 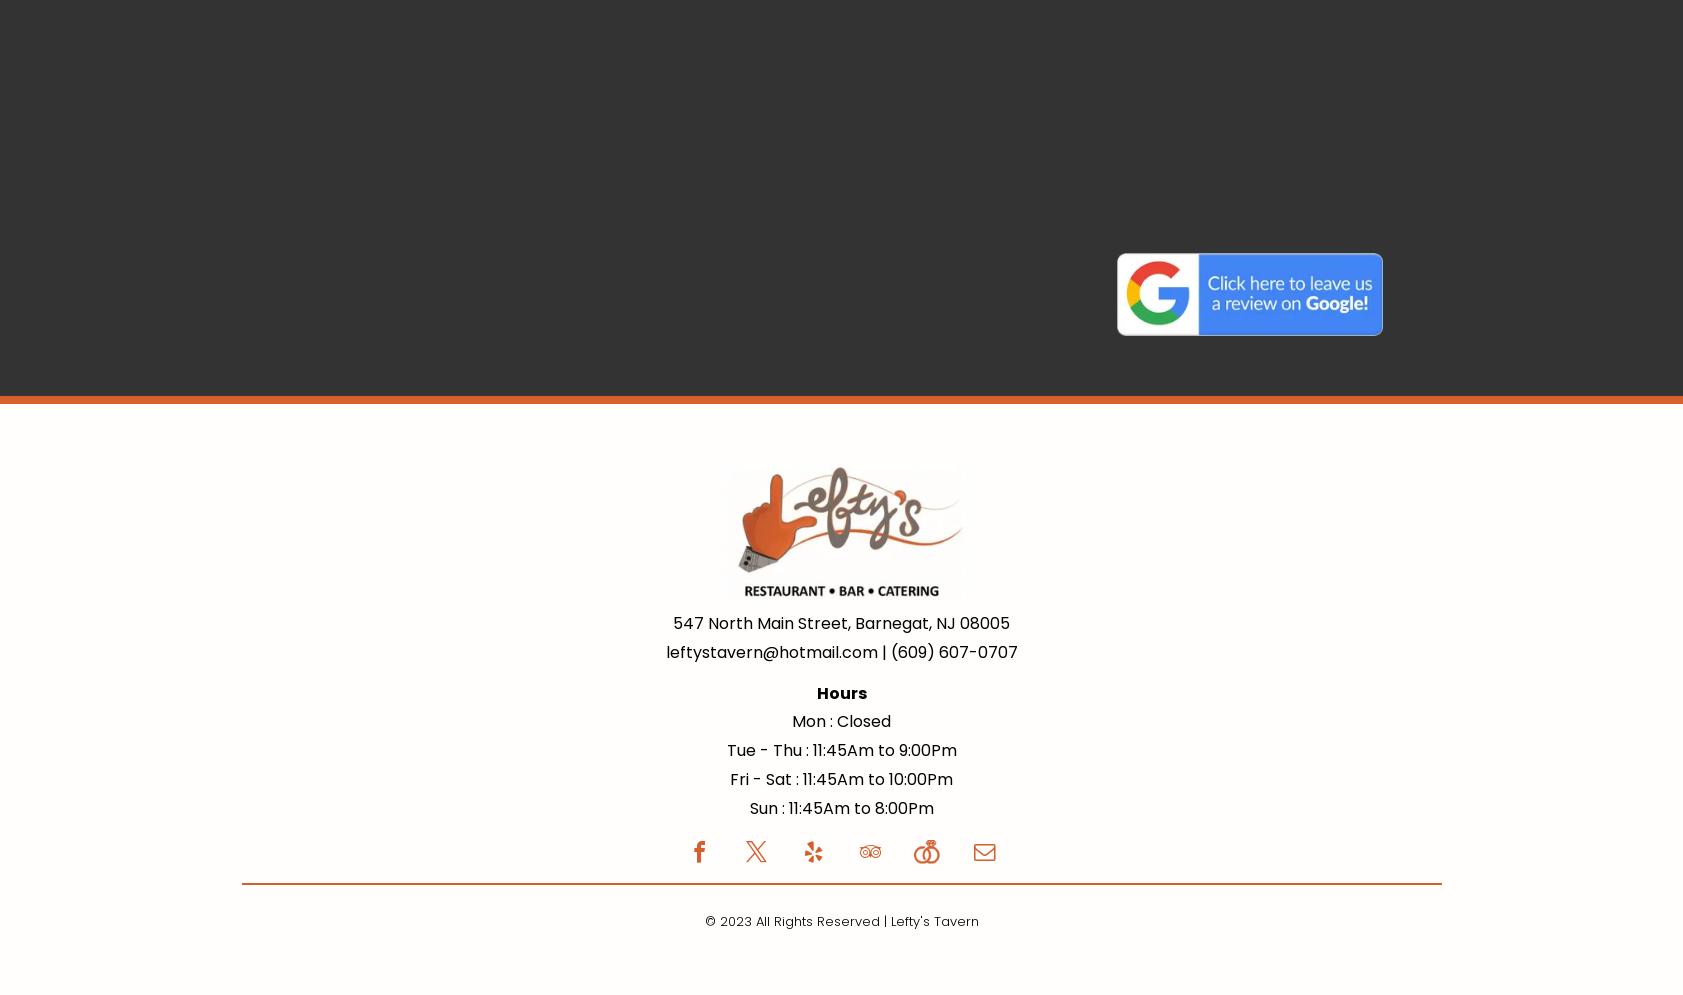 I want to click on 'Tue - Thu : 11:45Am to 9:00Pm', so click(x=725, y=749).